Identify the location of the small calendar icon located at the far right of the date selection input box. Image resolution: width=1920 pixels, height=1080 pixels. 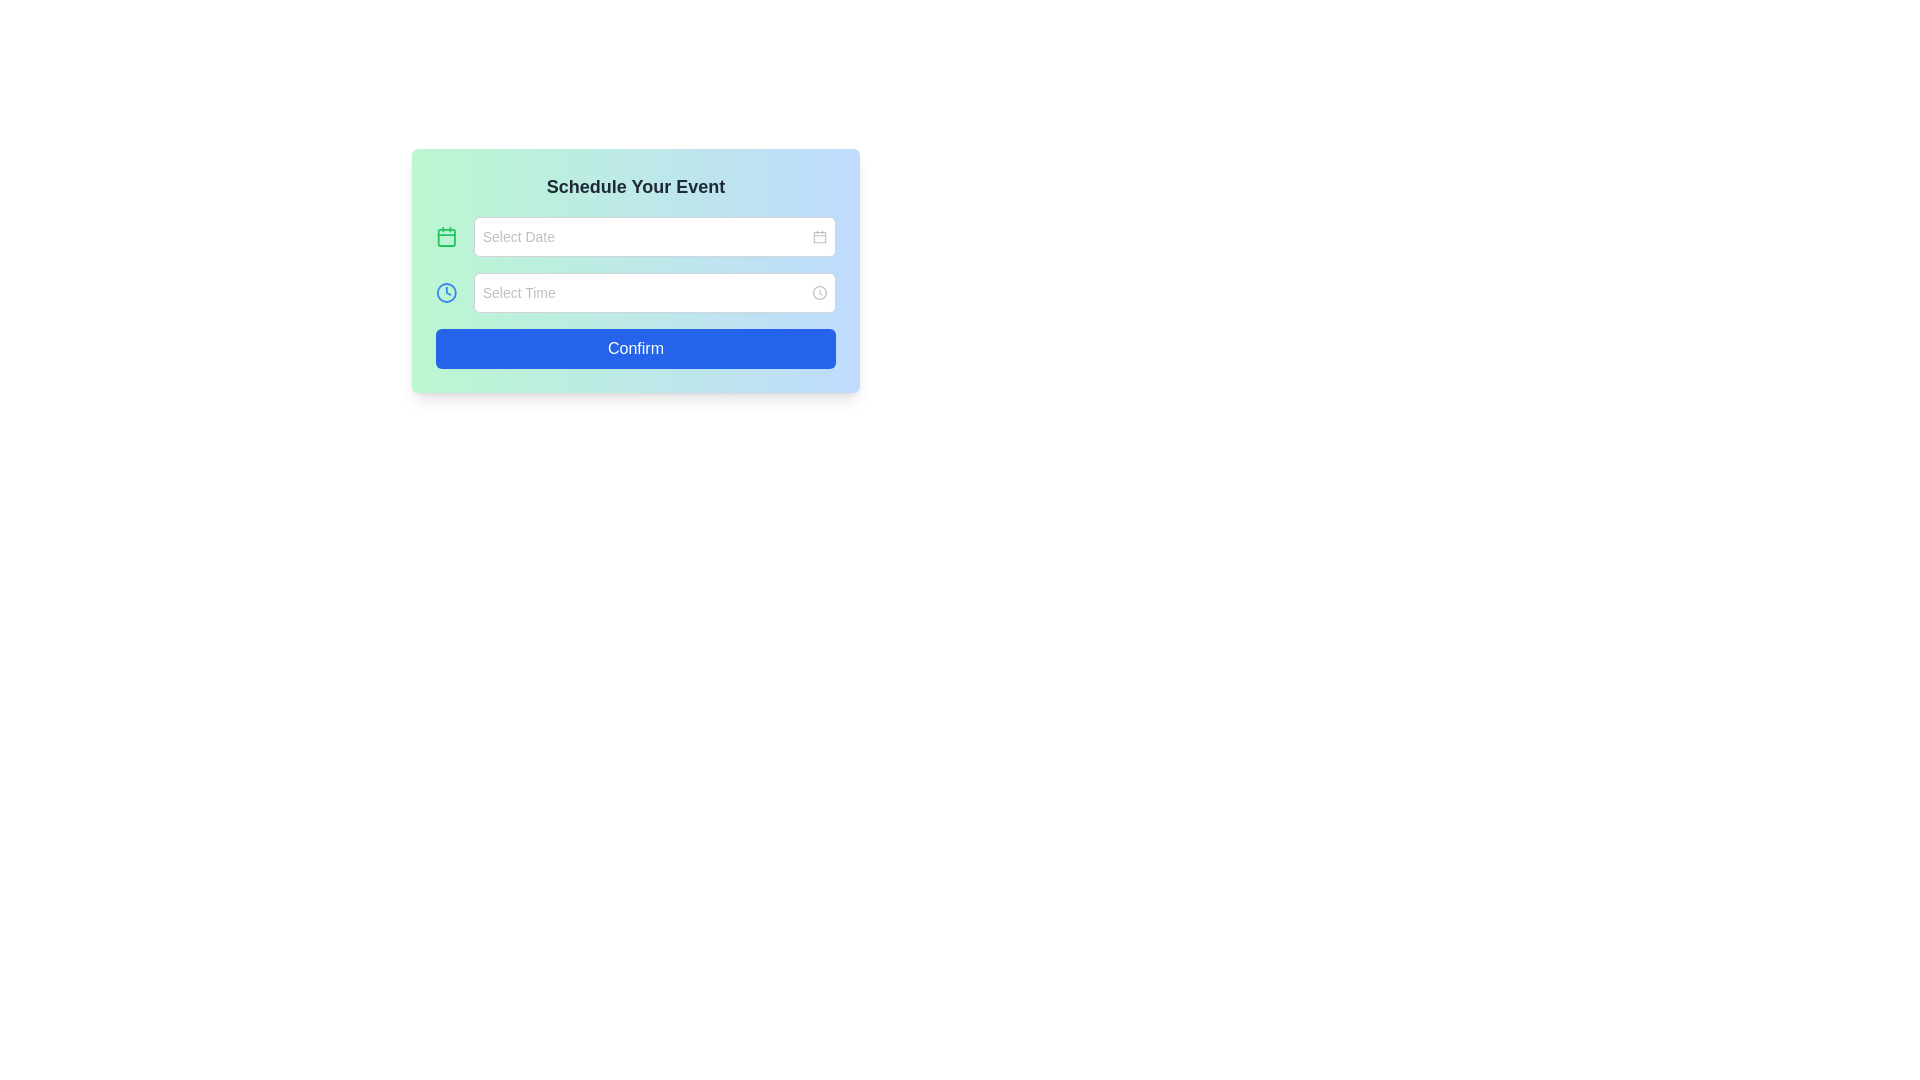
(820, 235).